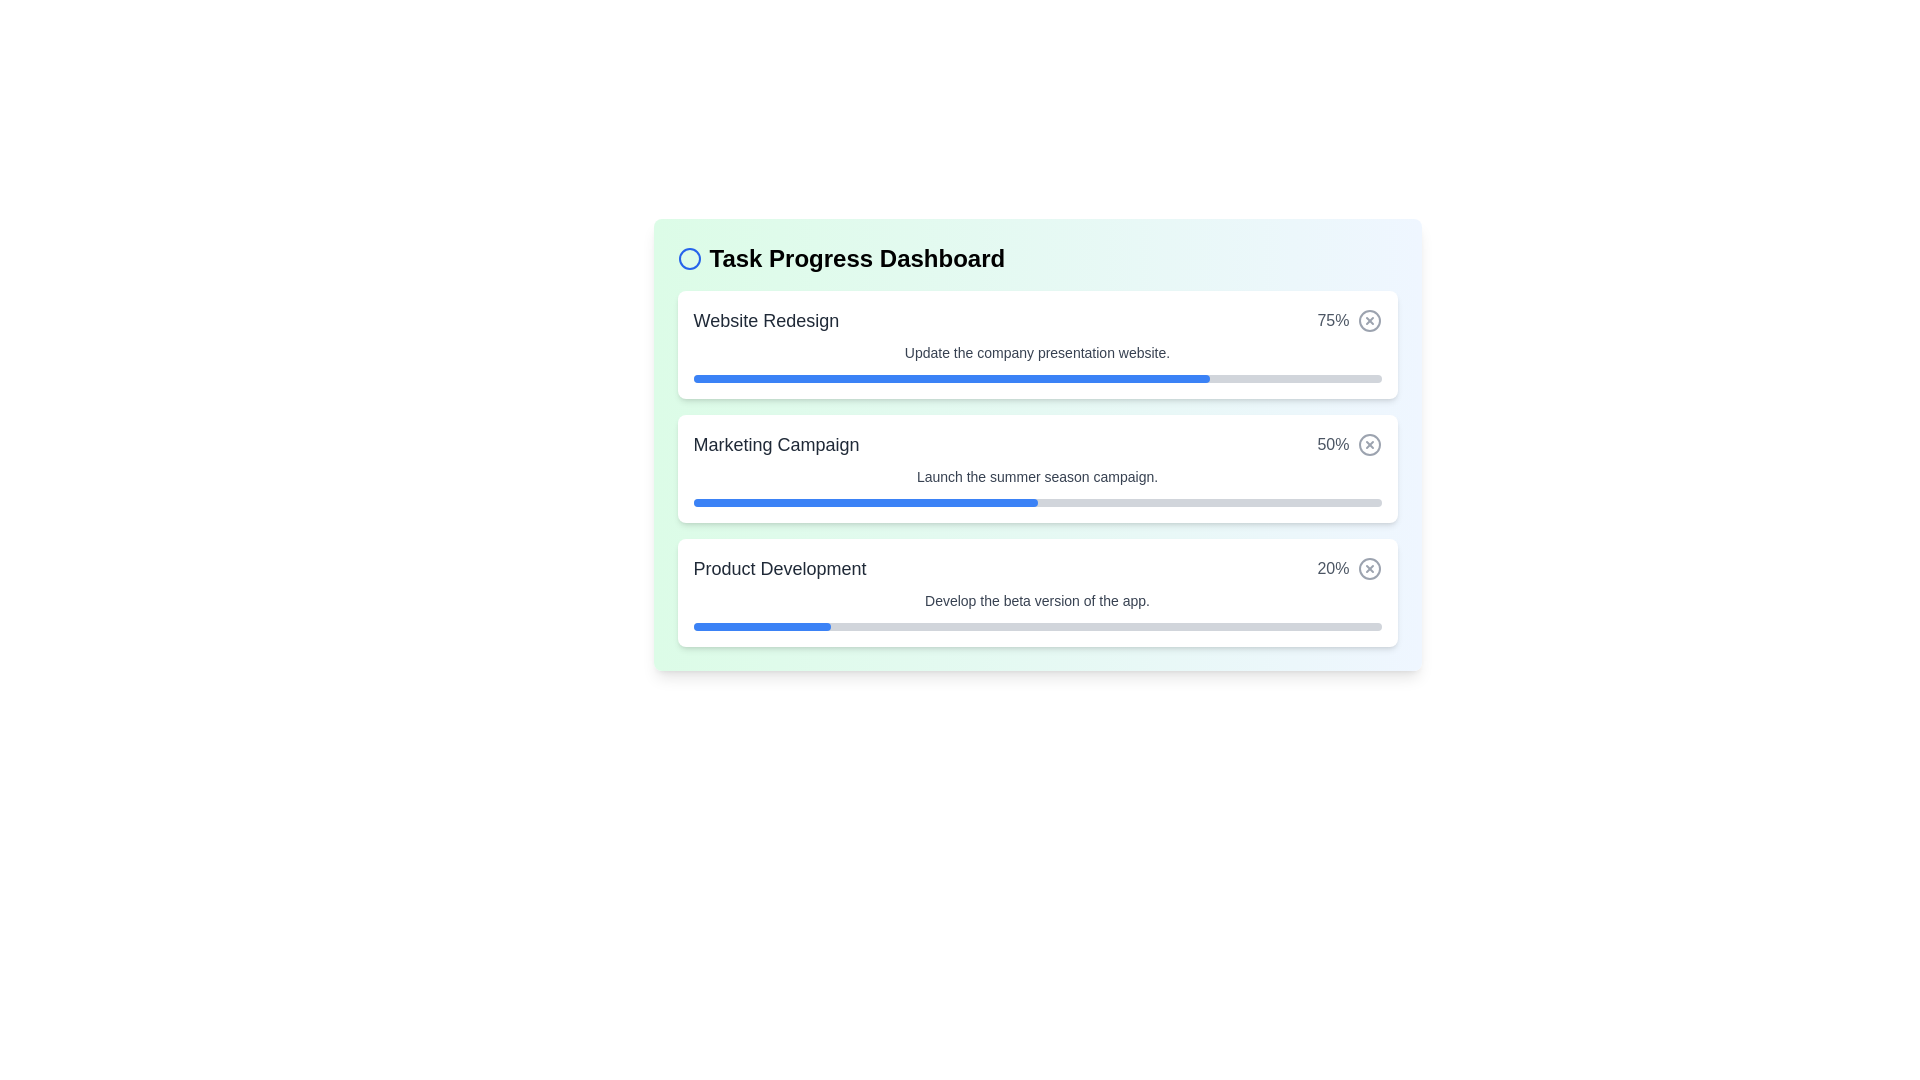  I want to click on the 'remove' or 'close' icon button located in the 'Product Development' progress section, so click(1368, 569).